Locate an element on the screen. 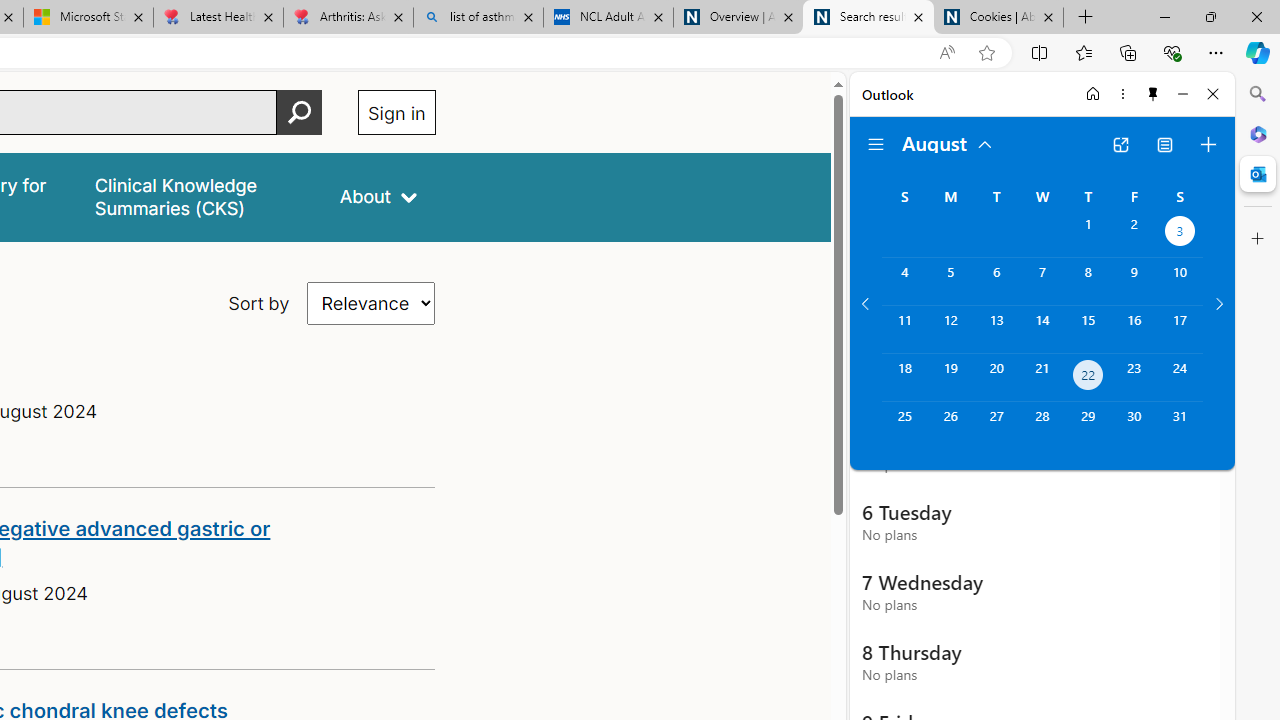  'Folder navigation' is located at coordinates (876, 144).